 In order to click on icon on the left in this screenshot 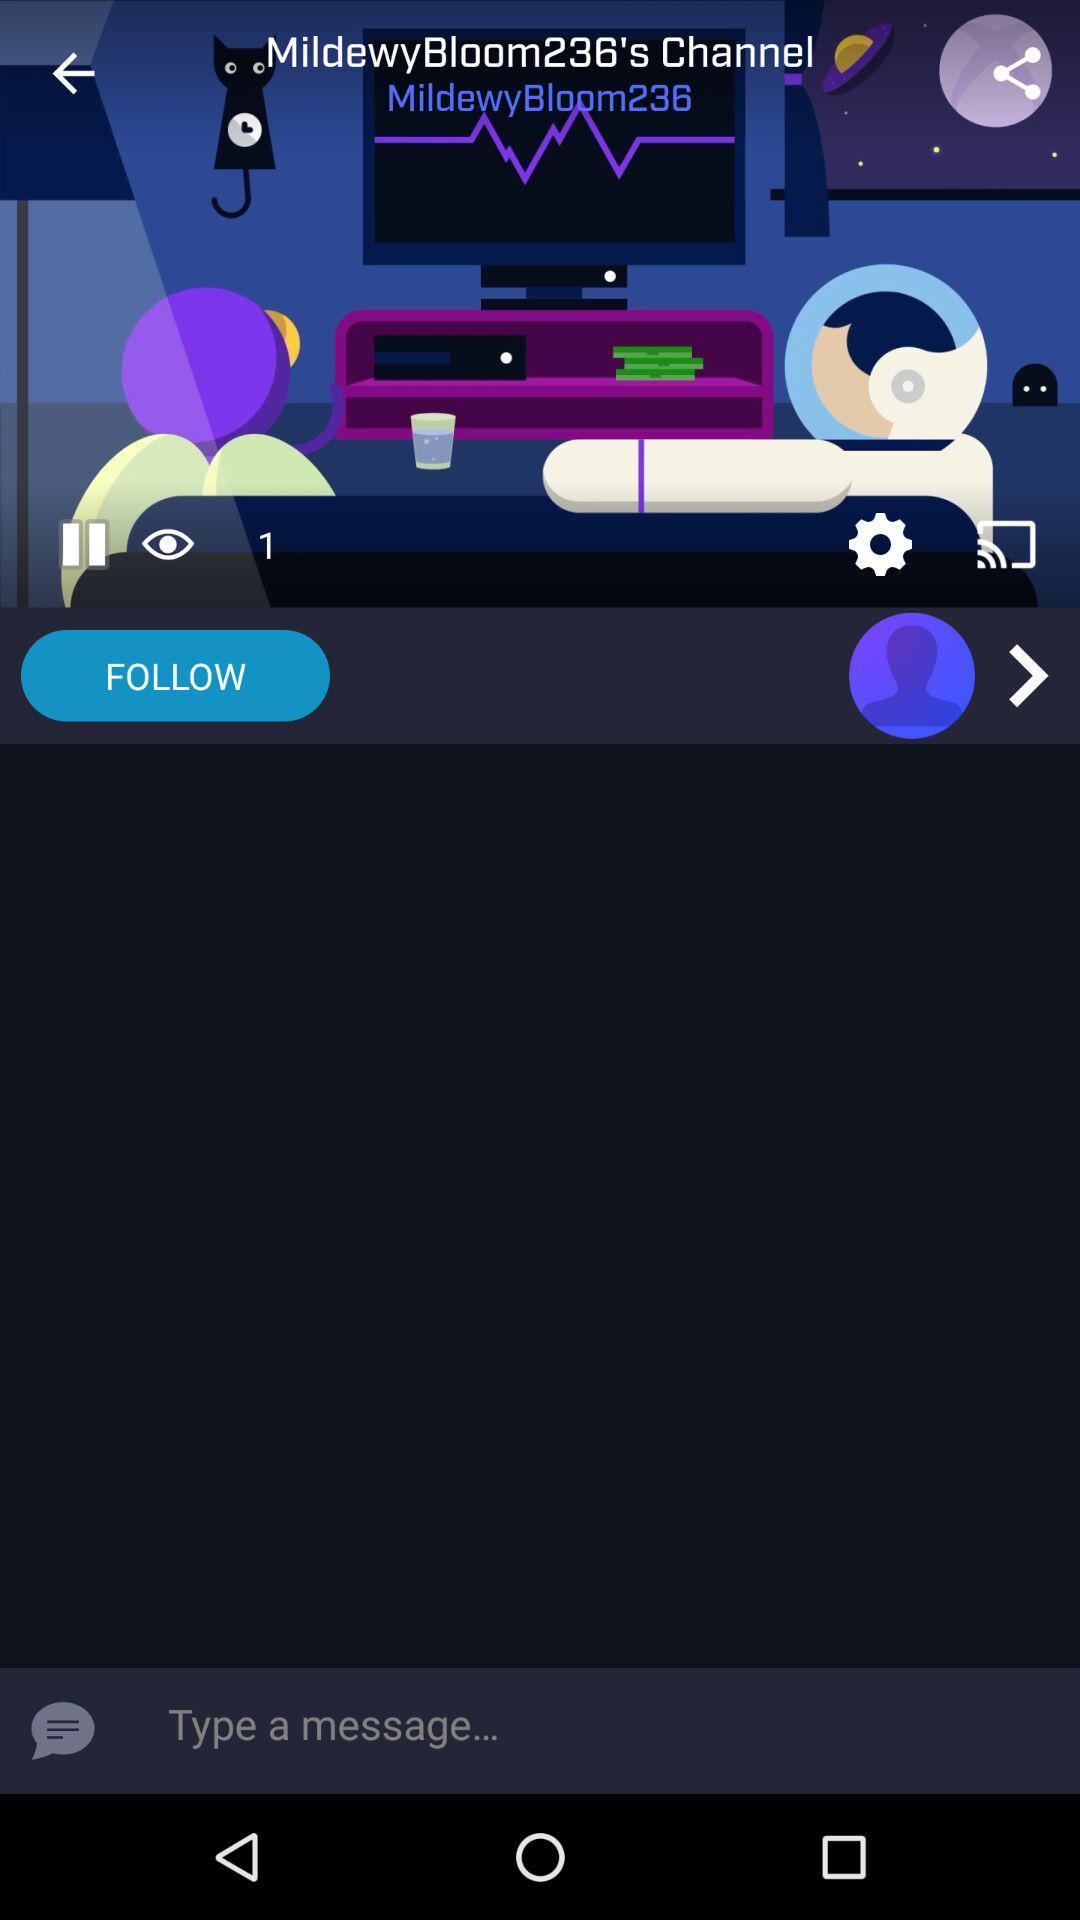, I will do `click(174, 675)`.